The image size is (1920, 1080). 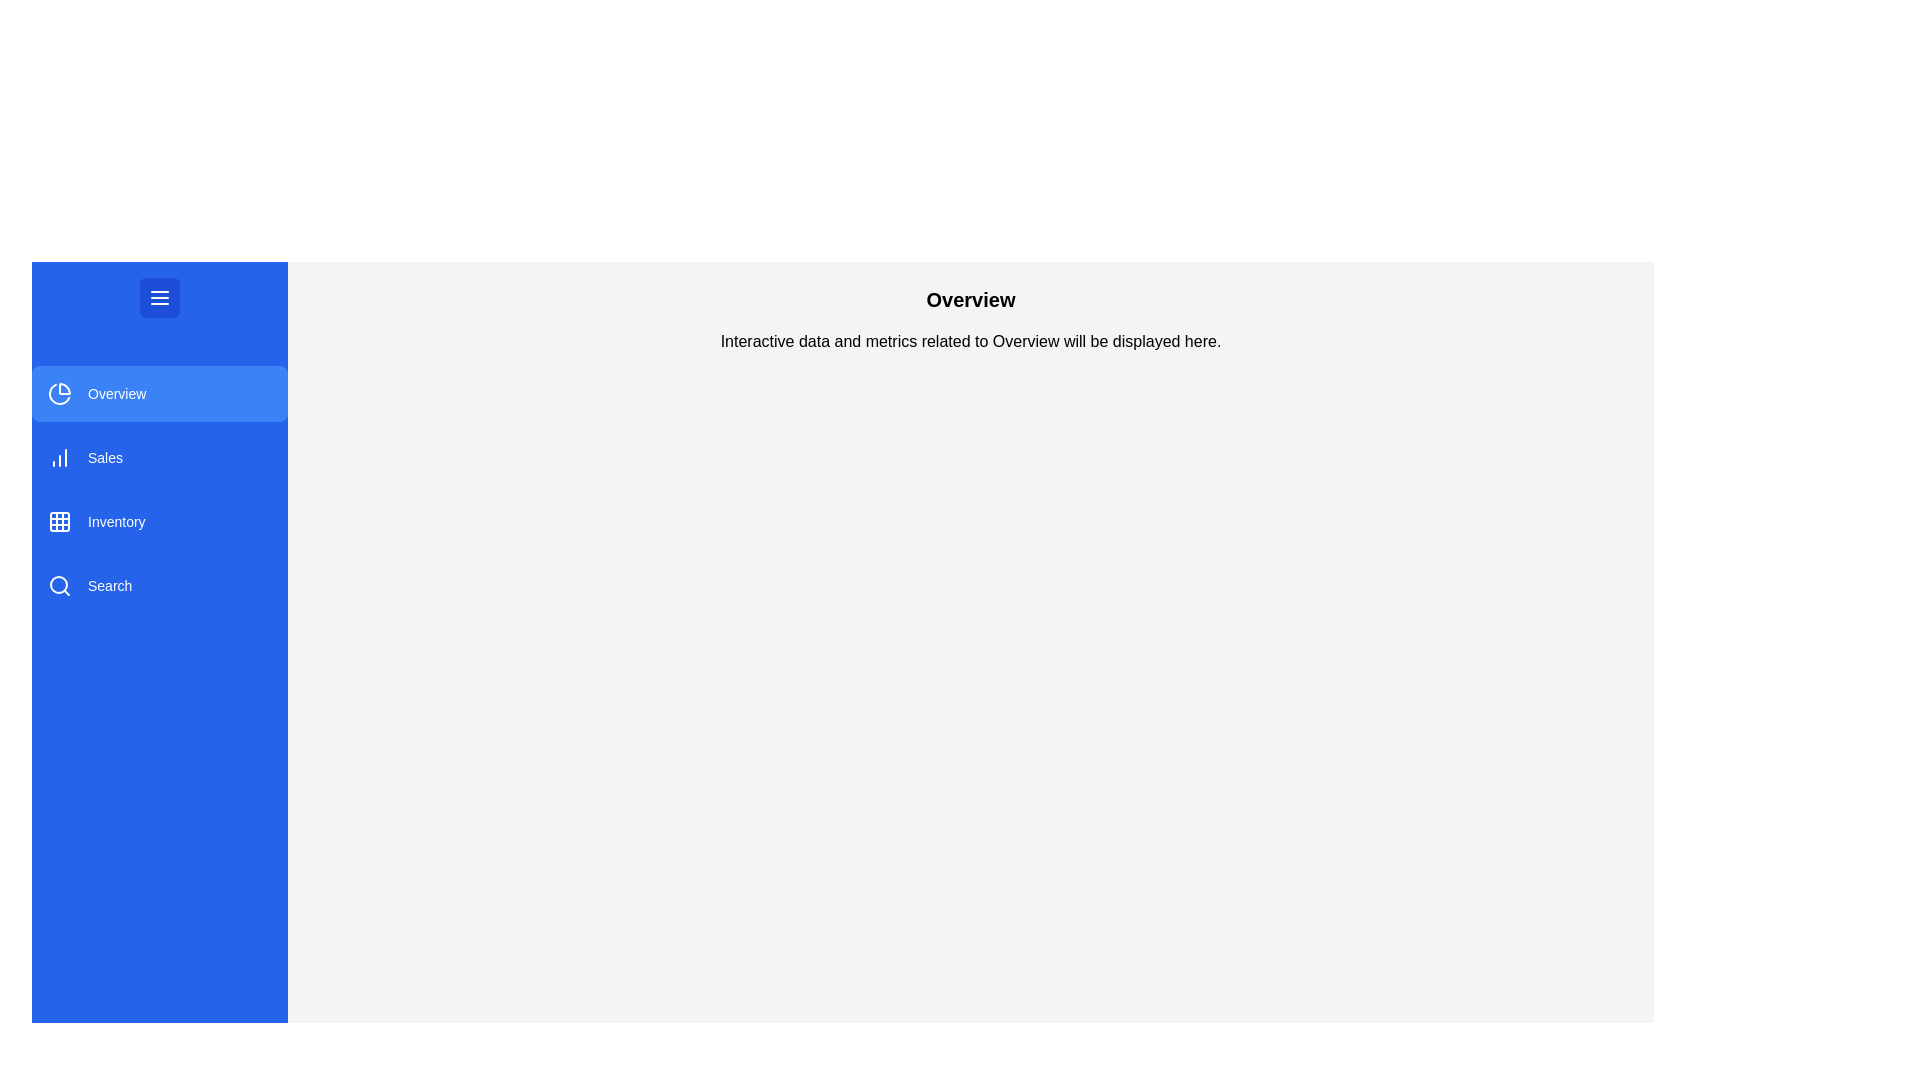 I want to click on the module Overview from the sidebar menu, so click(x=158, y=393).